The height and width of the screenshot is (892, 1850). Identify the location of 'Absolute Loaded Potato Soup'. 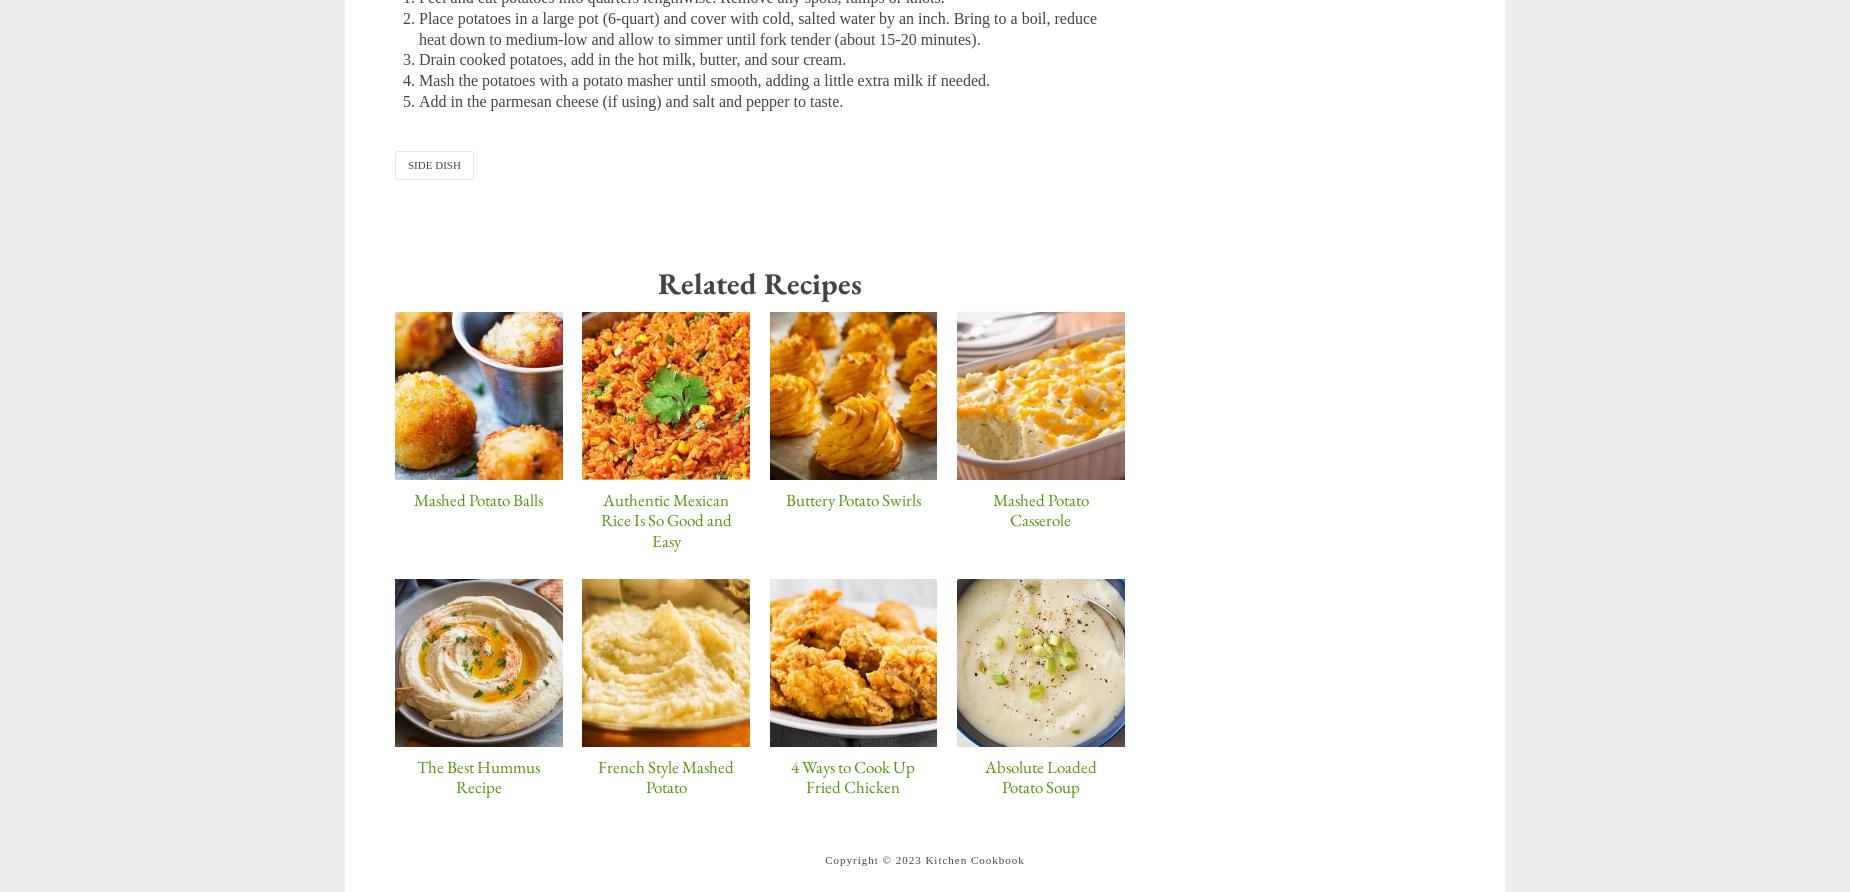
(1039, 777).